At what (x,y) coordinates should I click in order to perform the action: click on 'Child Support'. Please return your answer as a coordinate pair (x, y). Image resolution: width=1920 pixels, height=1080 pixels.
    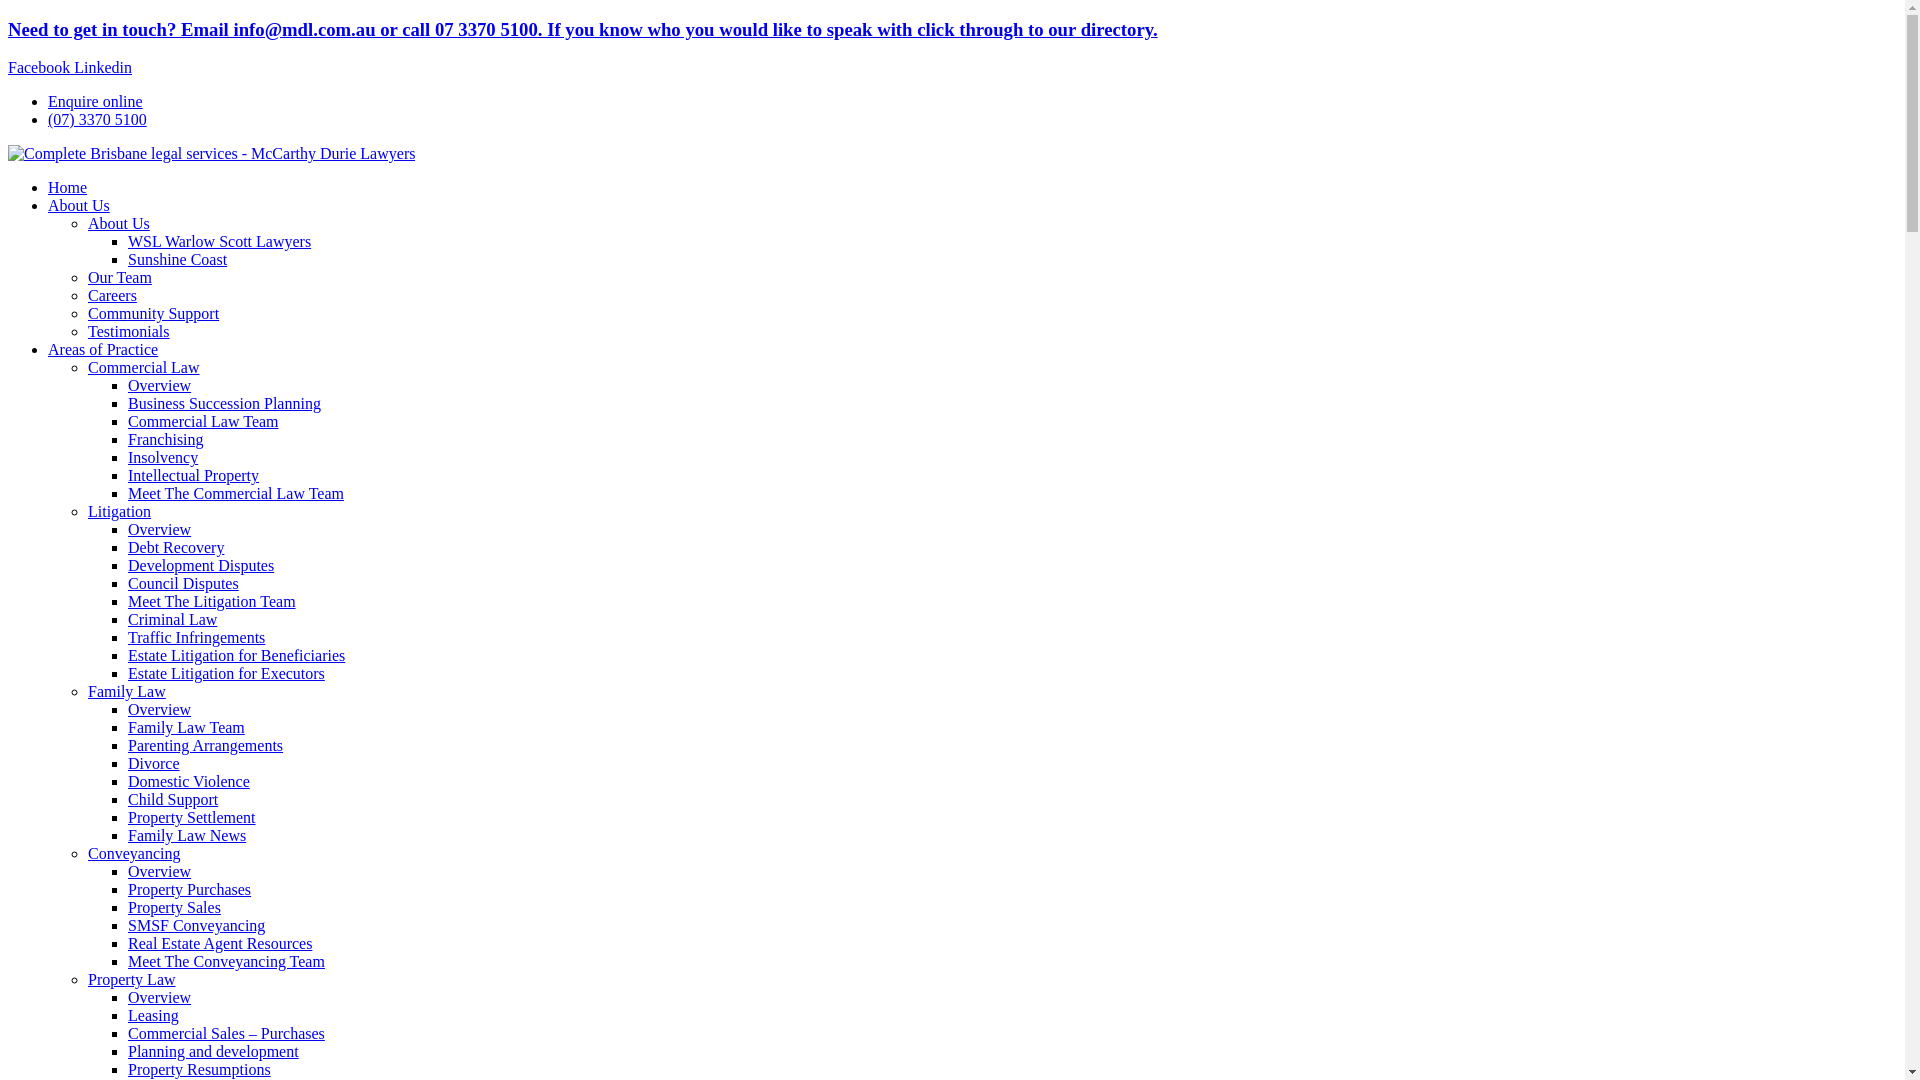
    Looking at the image, I should click on (172, 798).